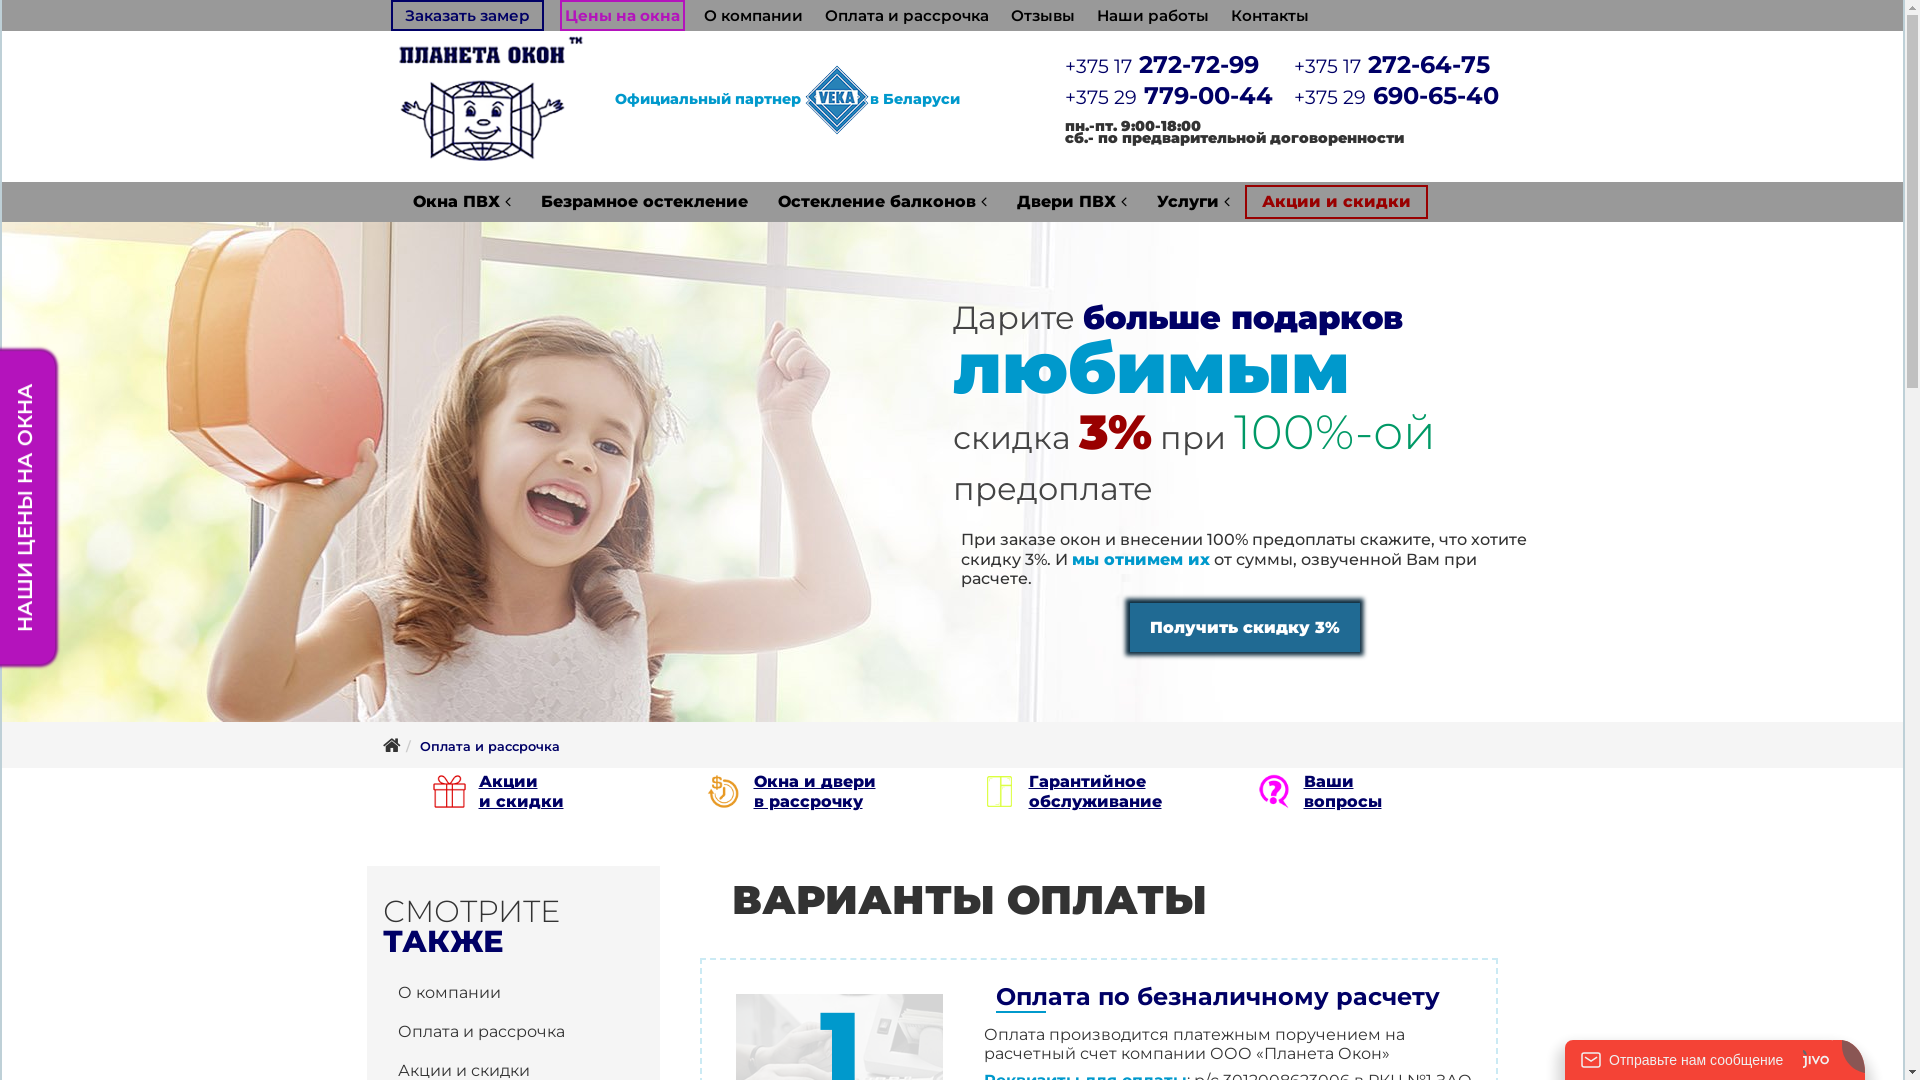 The height and width of the screenshot is (1080, 1920). What do you see at coordinates (1064, 95) in the screenshot?
I see `'+375 29 779-00-44'` at bounding box center [1064, 95].